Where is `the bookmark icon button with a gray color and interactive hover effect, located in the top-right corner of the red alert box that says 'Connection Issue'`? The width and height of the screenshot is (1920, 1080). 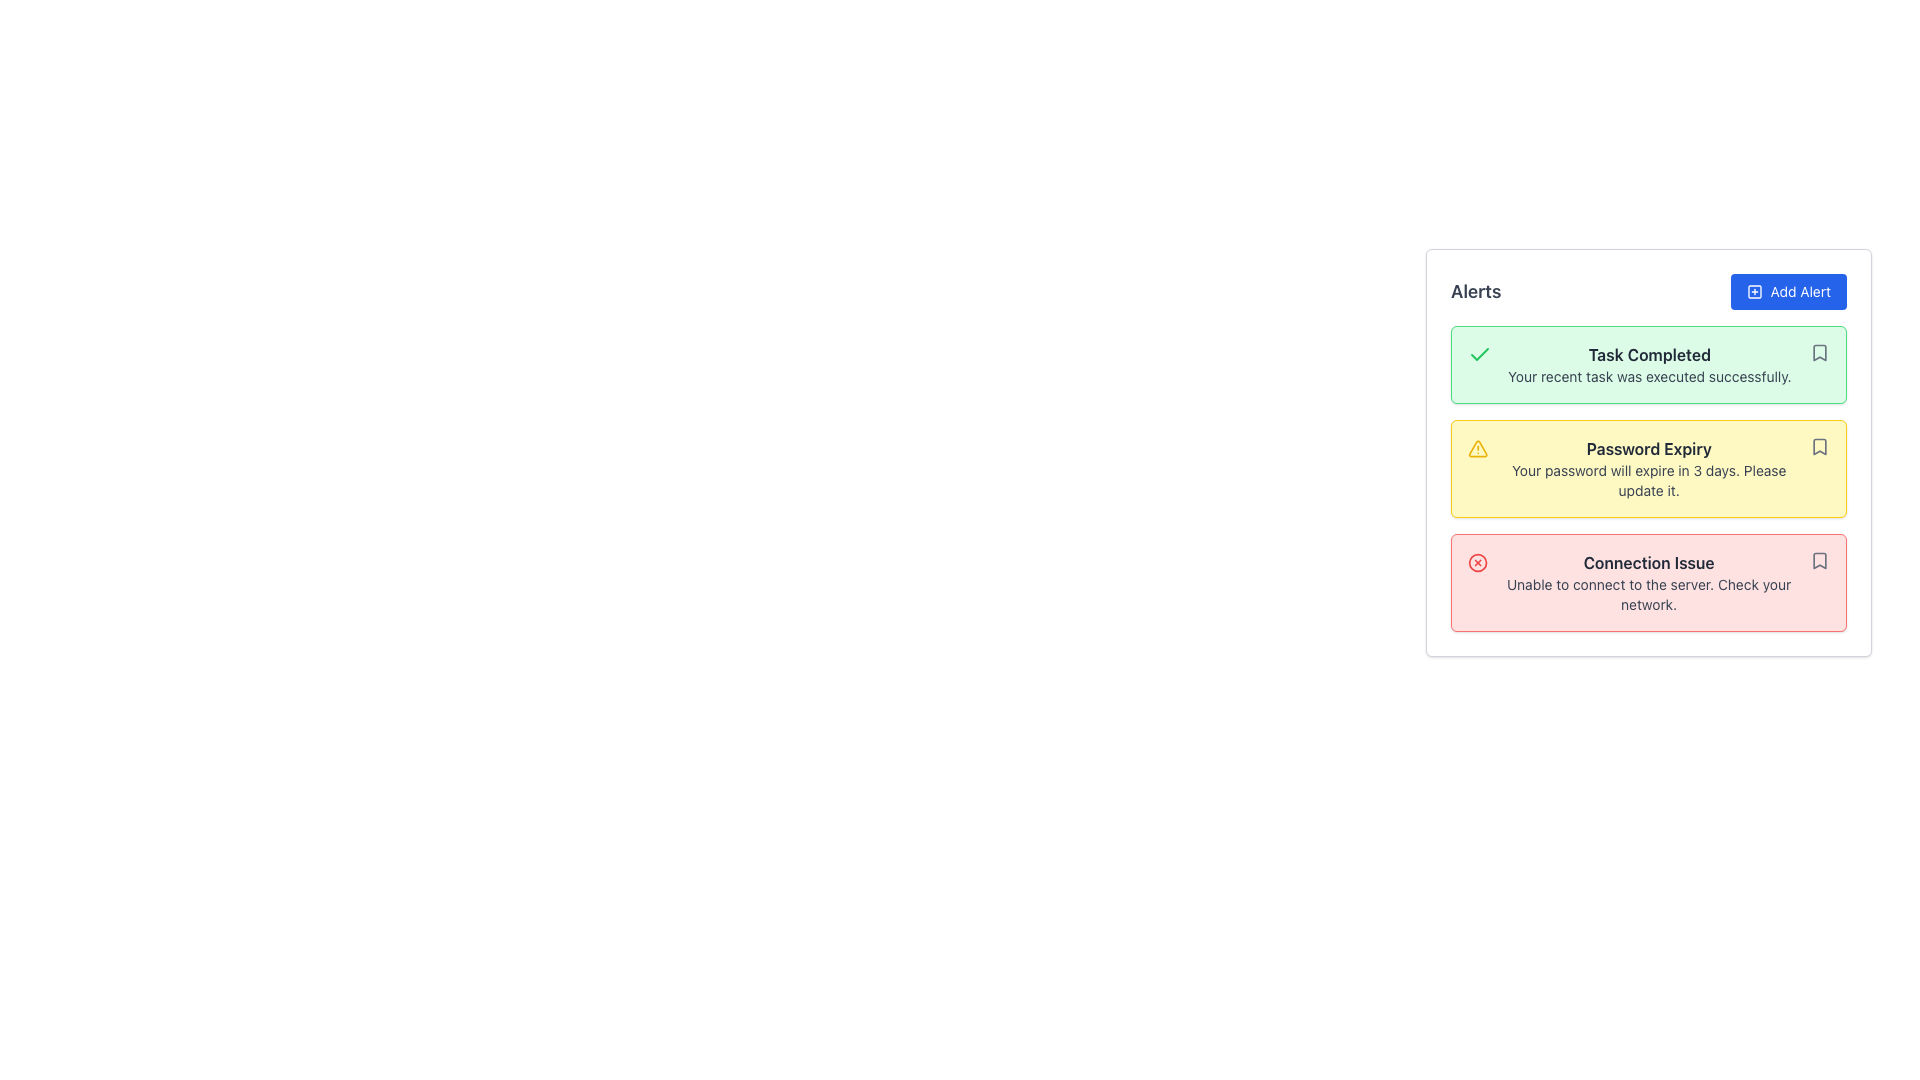 the bookmark icon button with a gray color and interactive hover effect, located in the top-right corner of the red alert box that says 'Connection Issue' is located at coordinates (1819, 560).